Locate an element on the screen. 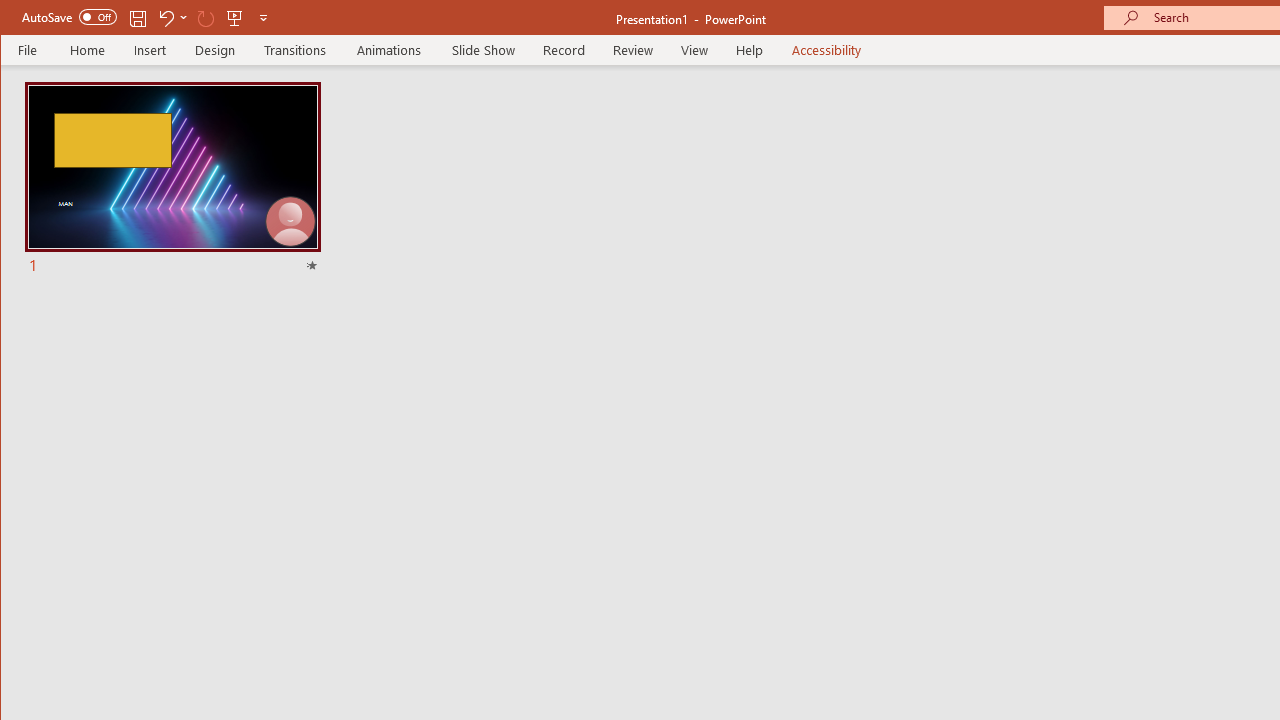  'Undo' is located at coordinates (172, 17).